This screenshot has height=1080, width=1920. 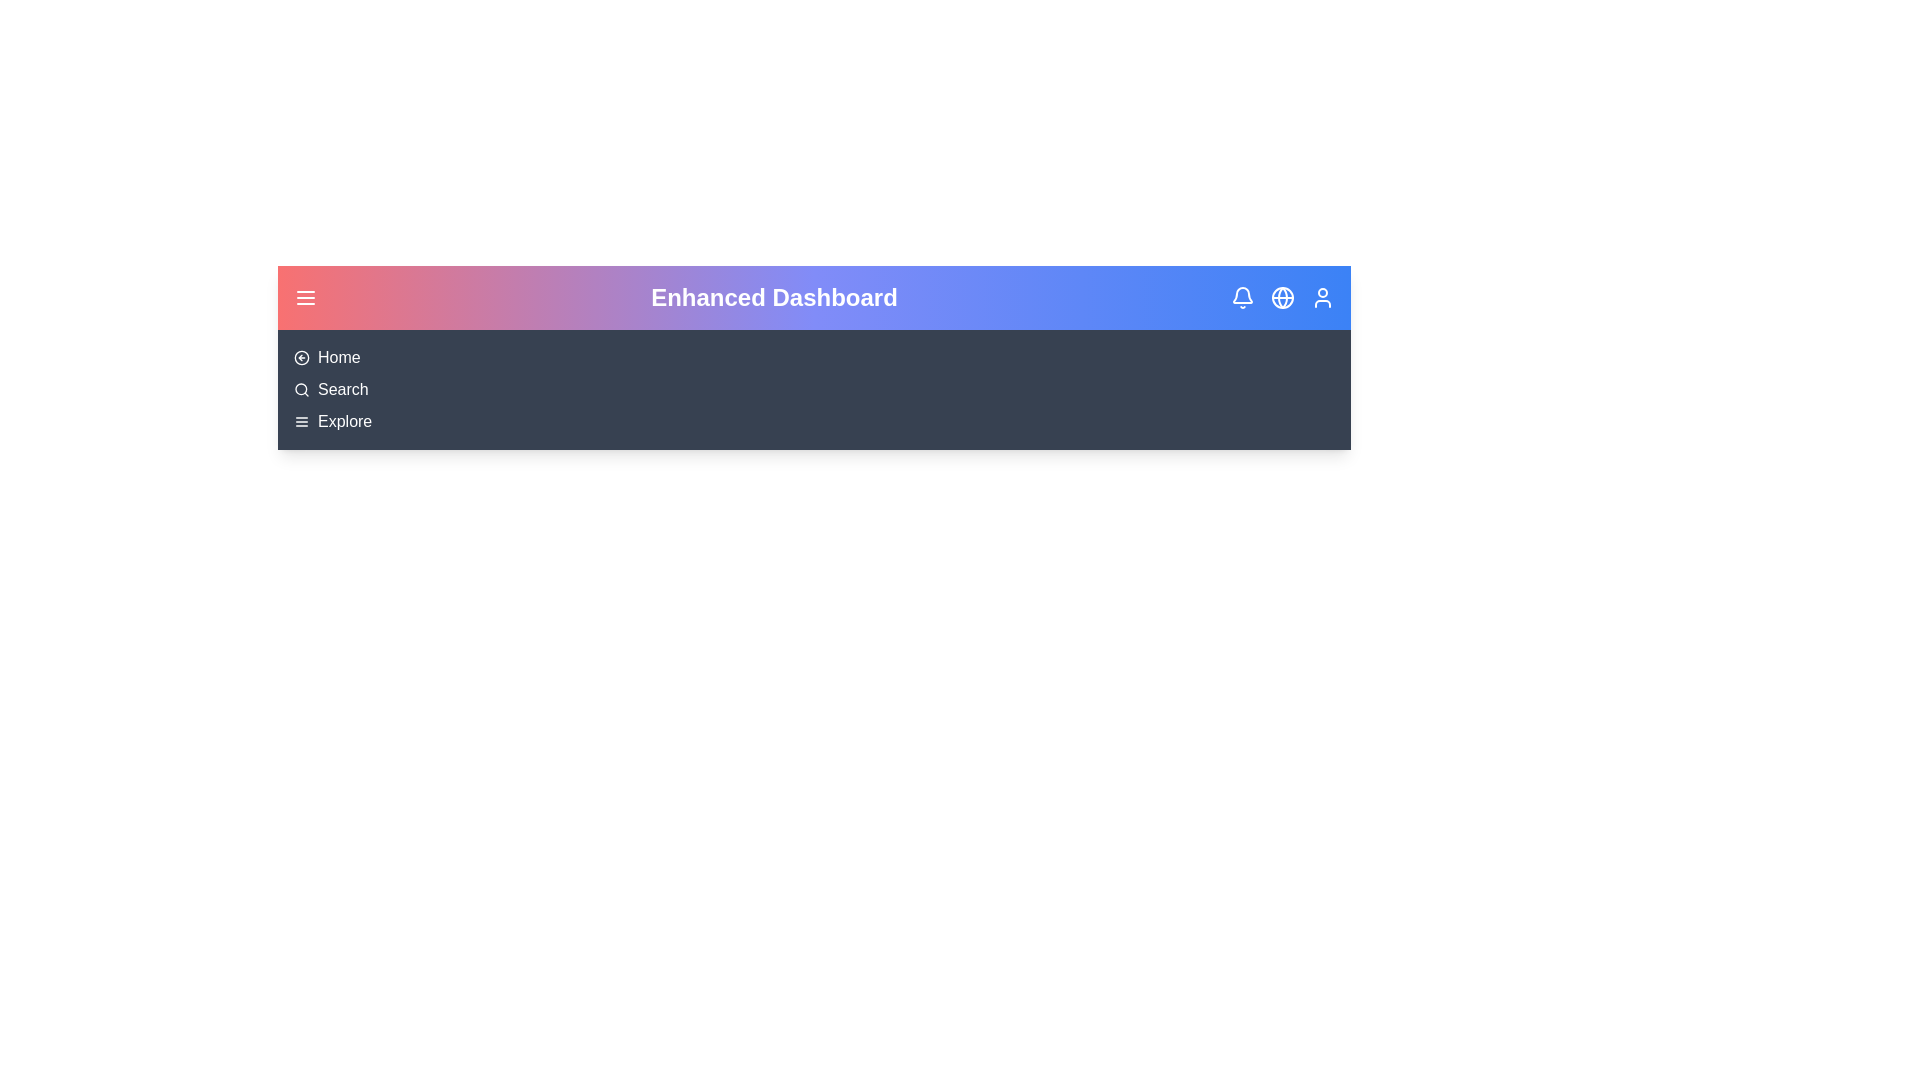 What do you see at coordinates (1323, 297) in the screenshot?
I see `the 'User' icon in the app bar` at bounding box center [1323, 297].